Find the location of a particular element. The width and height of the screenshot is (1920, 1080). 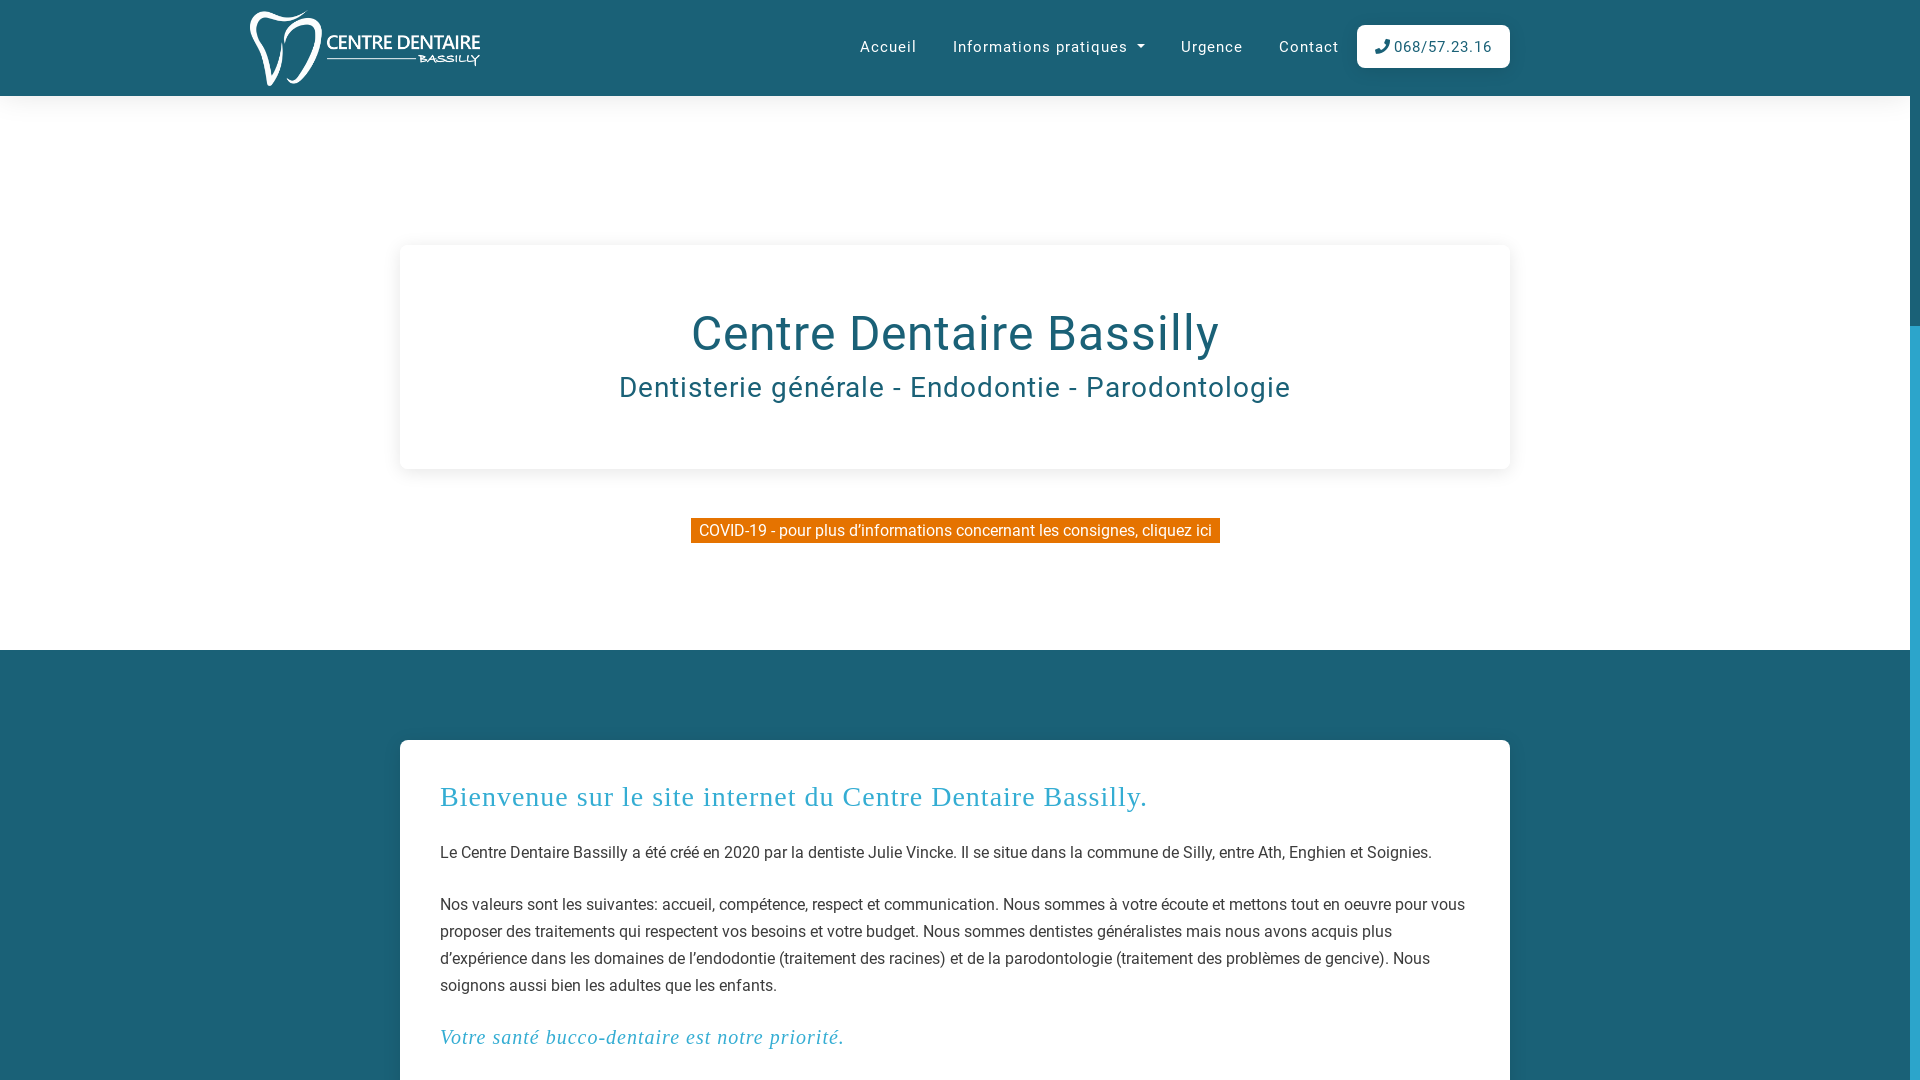

'Accueil' is located at coordinates (887, 47).